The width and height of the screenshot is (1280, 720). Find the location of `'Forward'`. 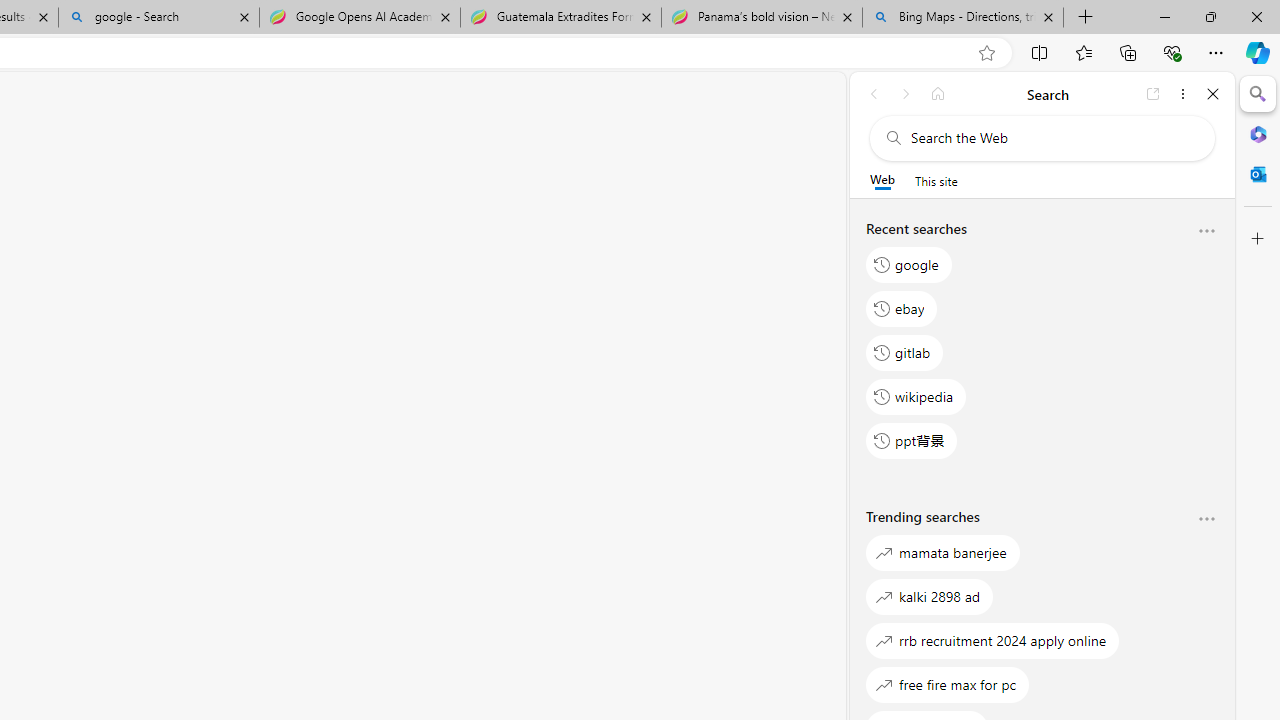

'Forward' is located at coordinates (905, 93).